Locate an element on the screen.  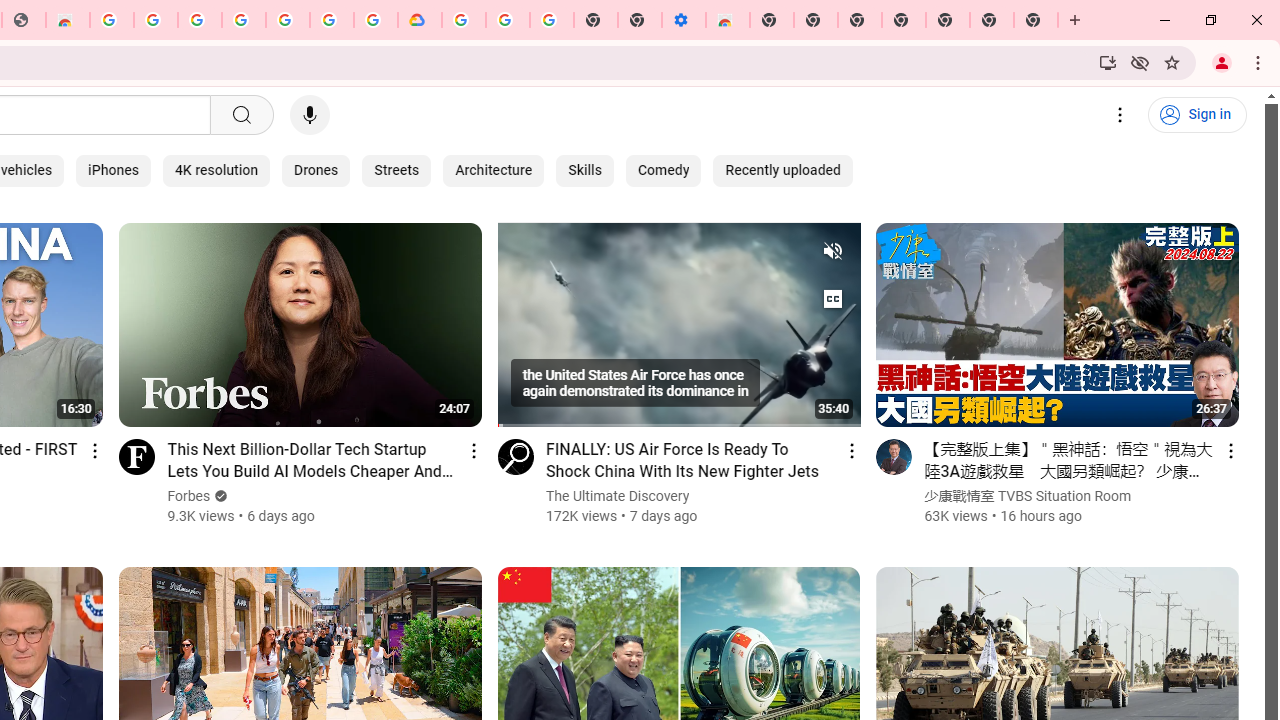
'Unmute' is located at coordinates (832, 249).